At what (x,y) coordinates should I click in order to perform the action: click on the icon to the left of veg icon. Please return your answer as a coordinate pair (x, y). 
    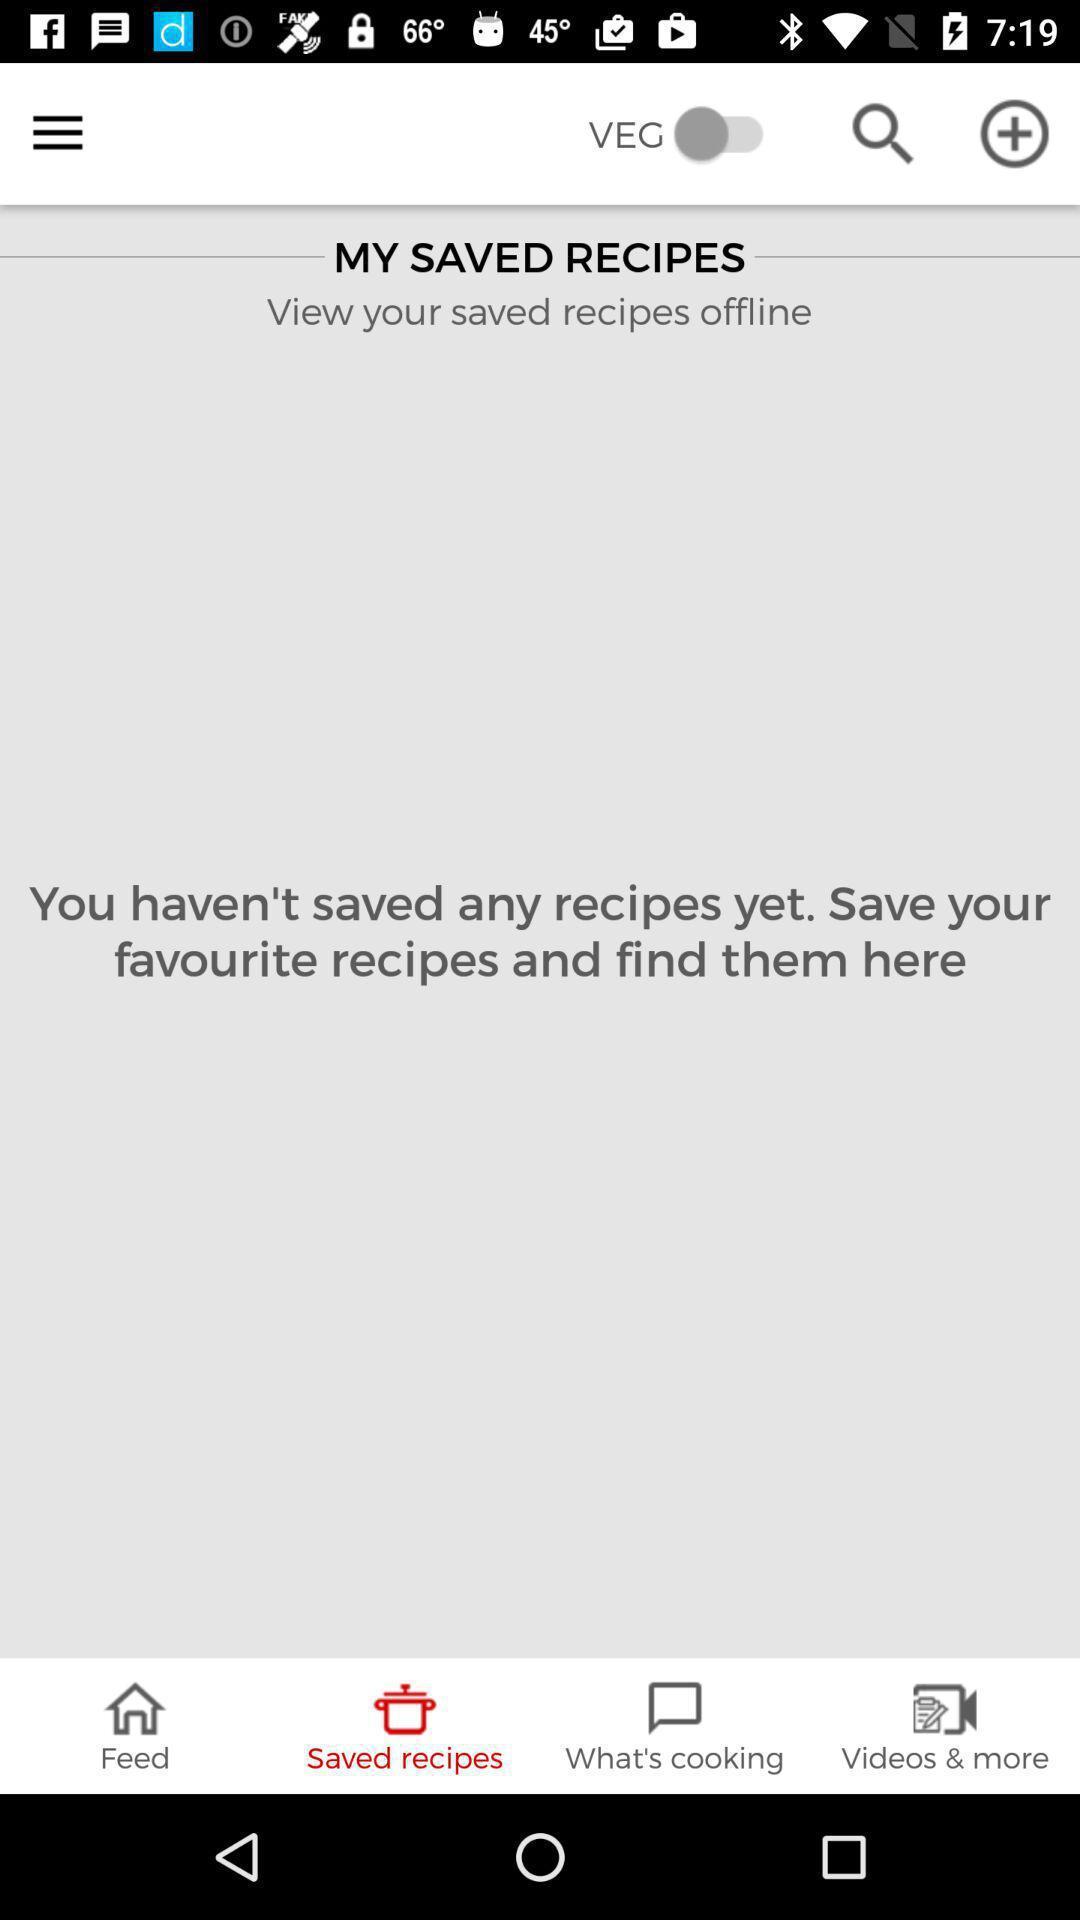
    Looking at the image, I should click on (56, 132).